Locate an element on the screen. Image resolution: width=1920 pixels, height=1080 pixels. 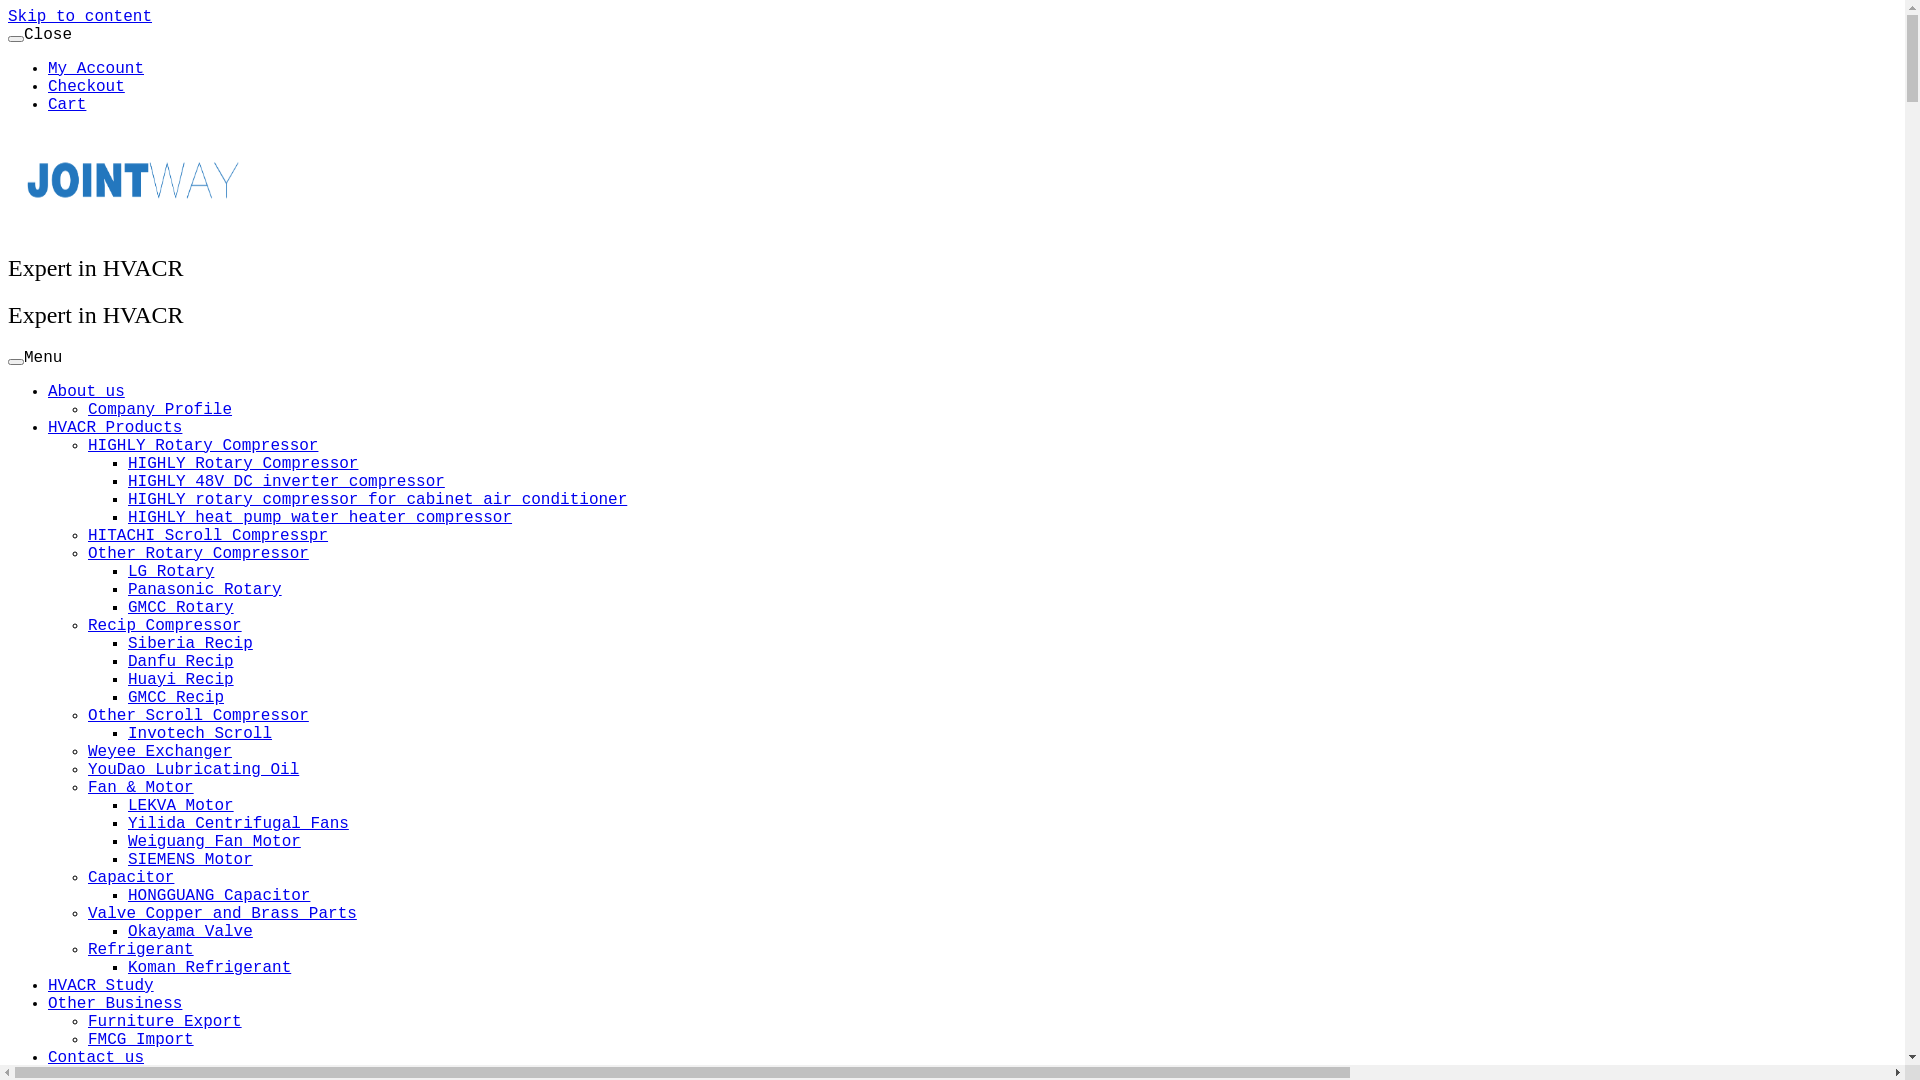
'My Account' is located at coordinates (48, 68).